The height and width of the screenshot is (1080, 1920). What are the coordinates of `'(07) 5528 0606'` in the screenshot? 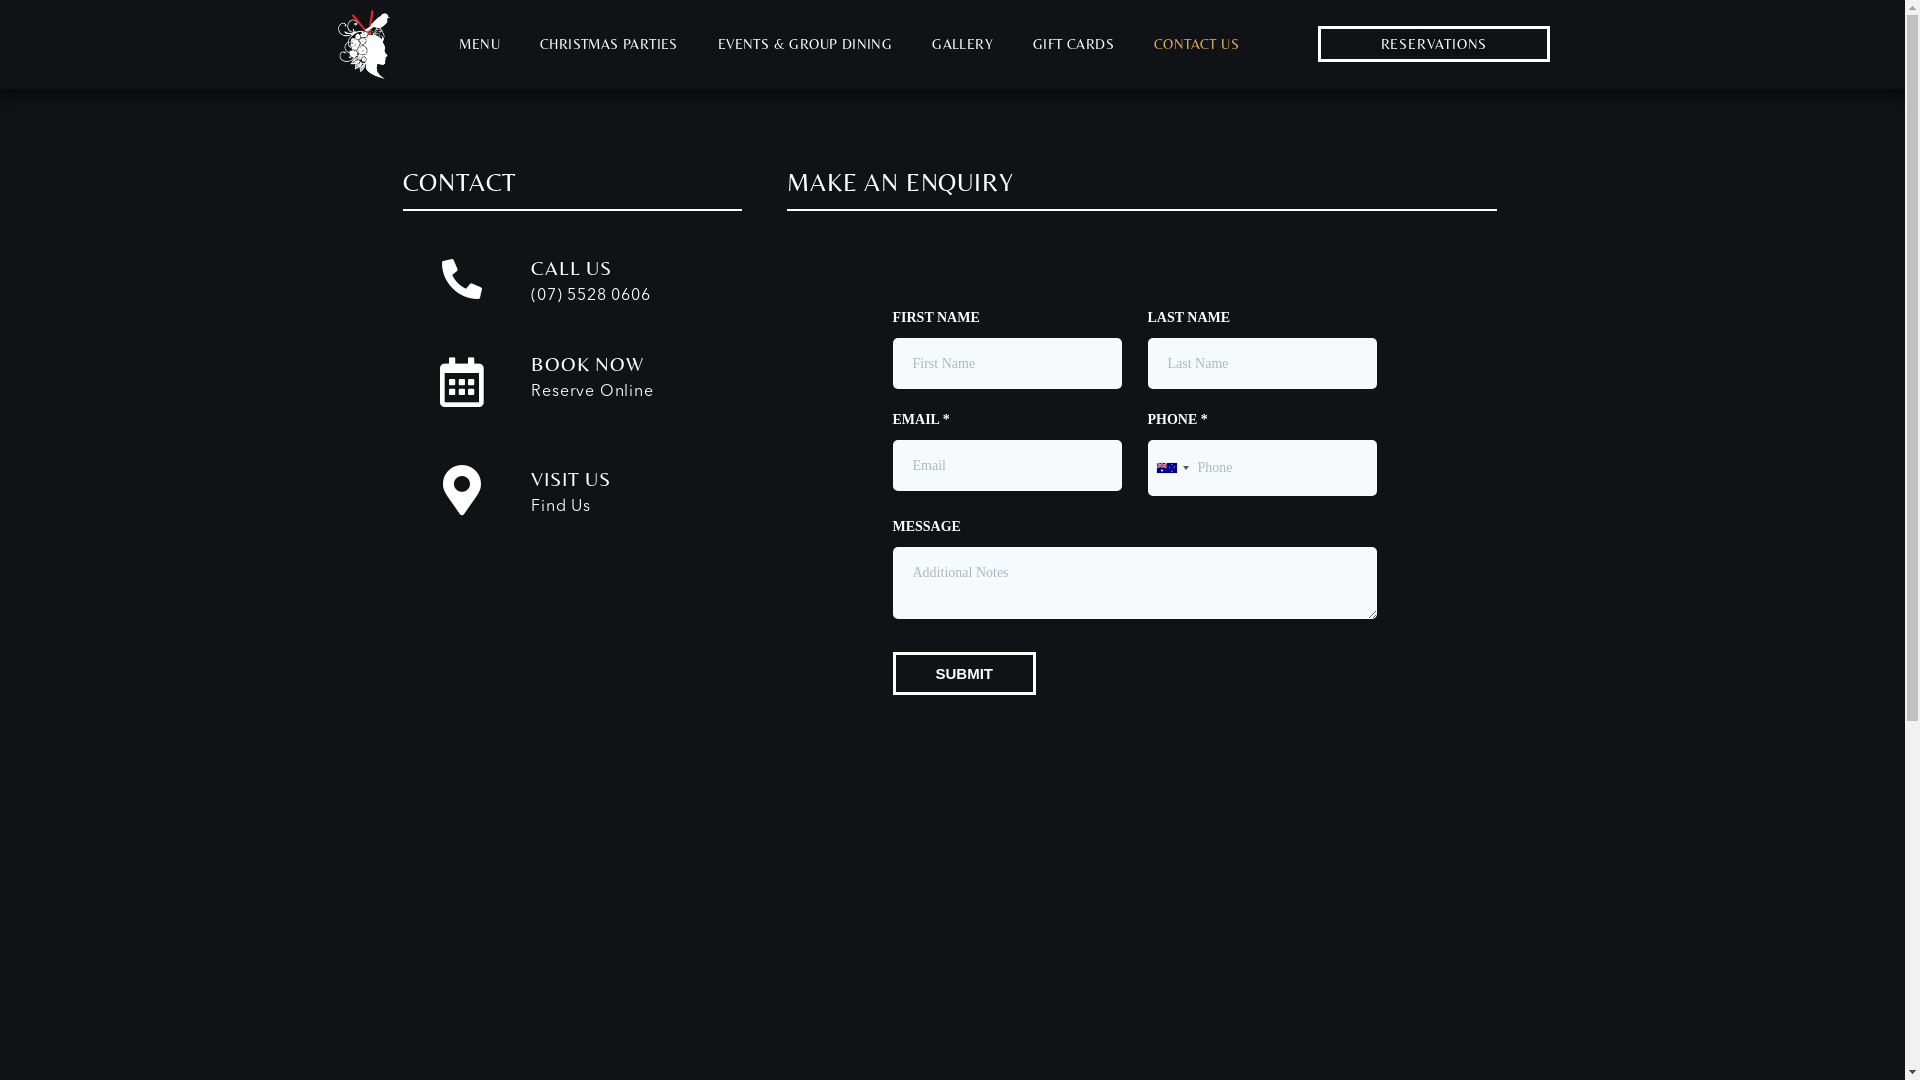 It's located at (589, 296).